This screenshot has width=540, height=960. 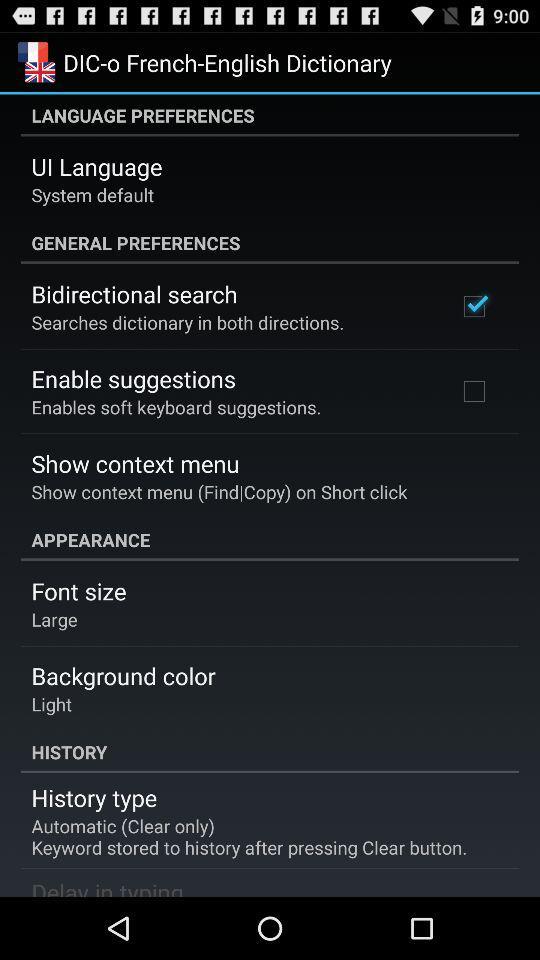 I want to click on the enables soft keyboard item, so click(x=176, y=406).